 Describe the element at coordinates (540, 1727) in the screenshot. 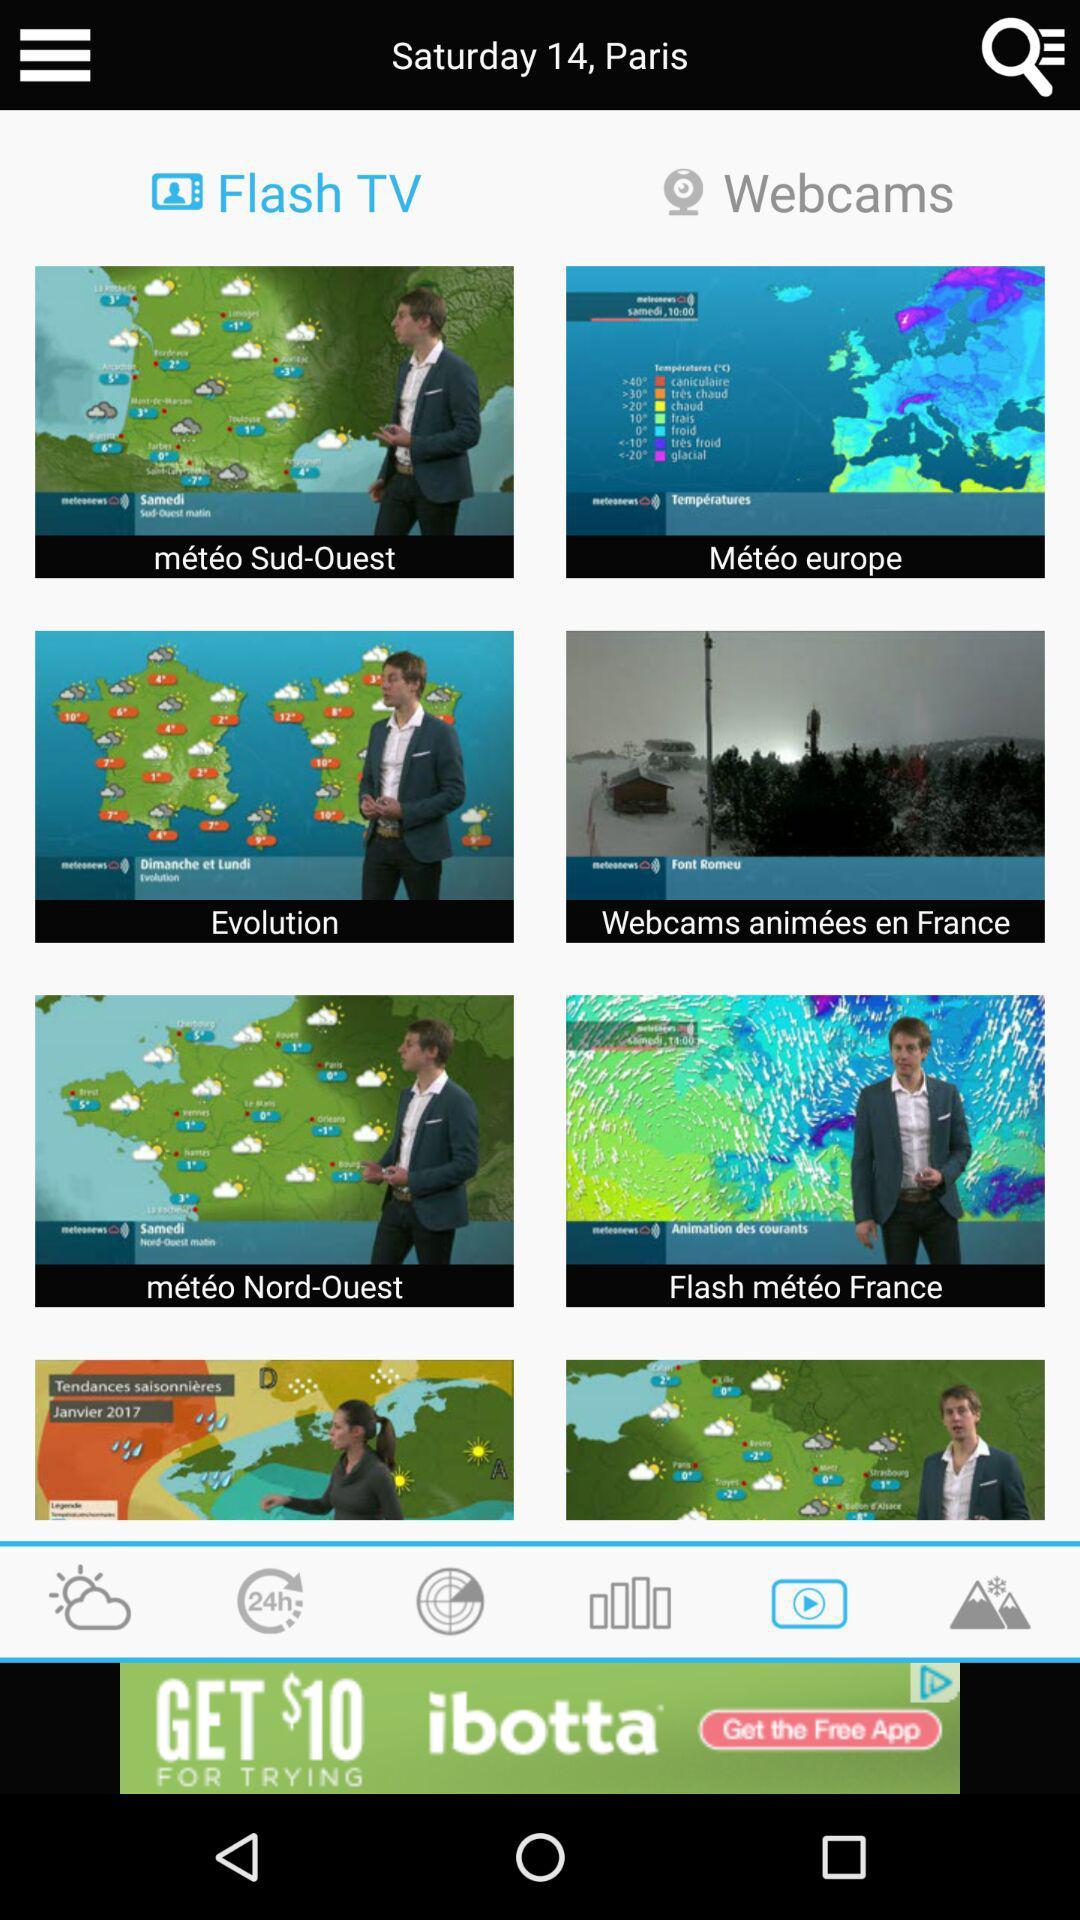

I see `advertisement click option` at that location.